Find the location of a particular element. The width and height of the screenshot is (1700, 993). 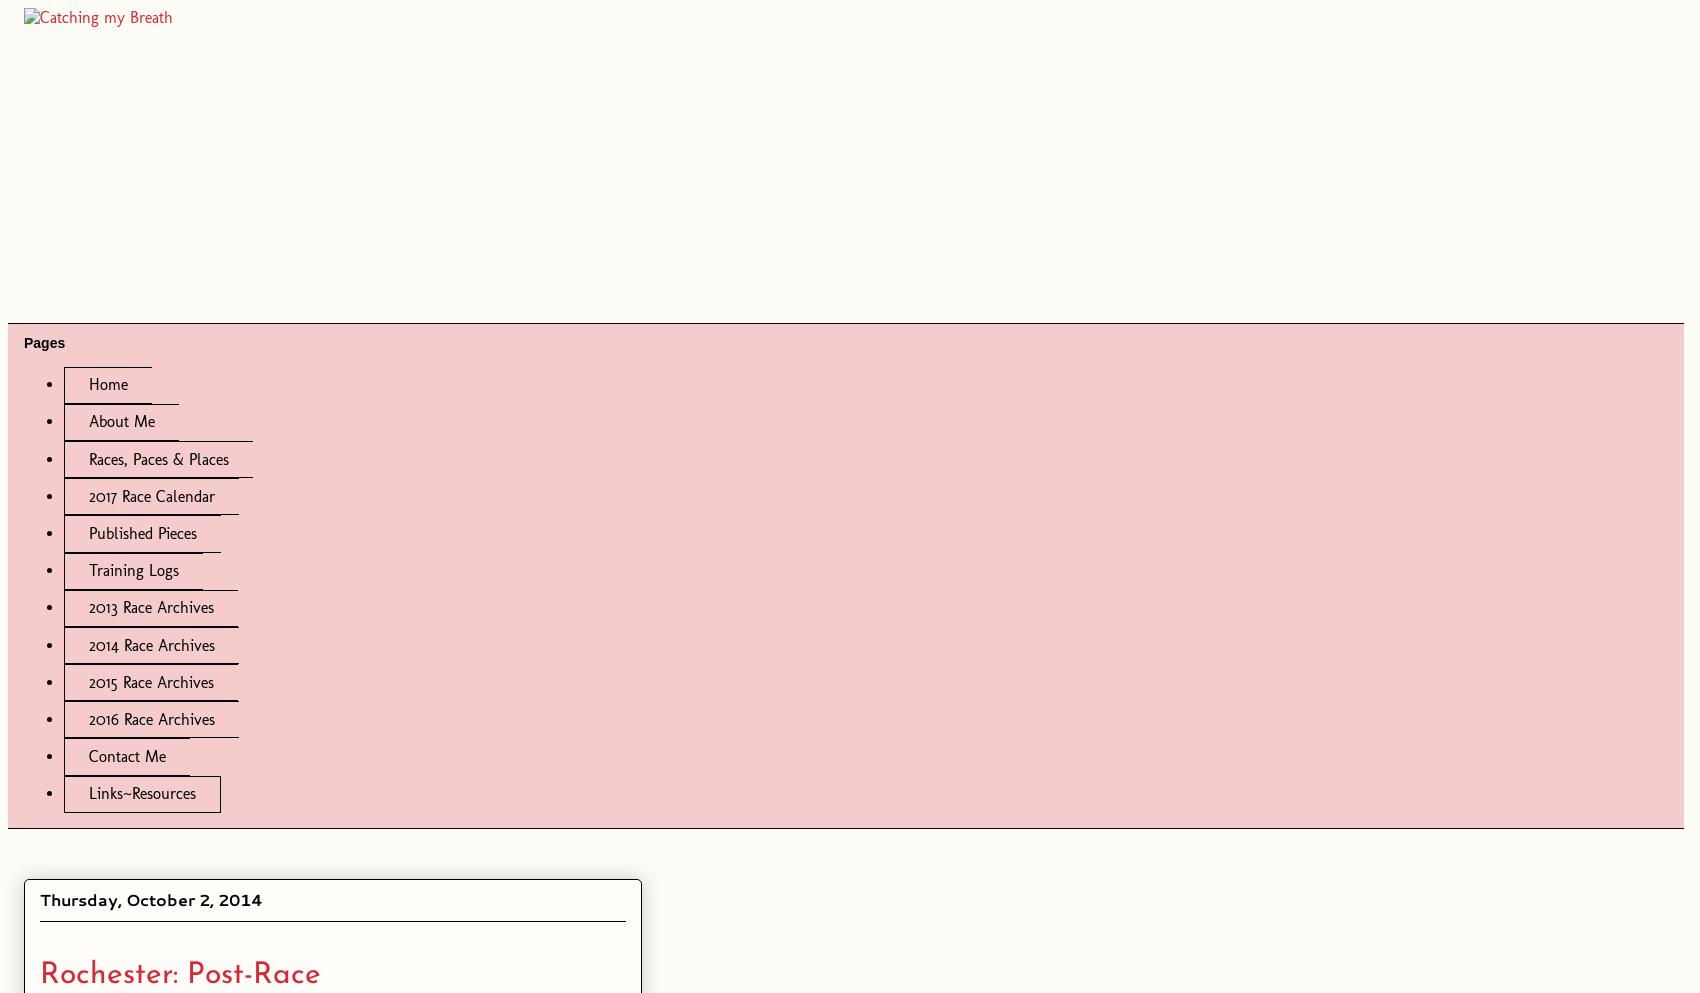

'Rochester: Post-Race' is located at coordinates (39, 974).